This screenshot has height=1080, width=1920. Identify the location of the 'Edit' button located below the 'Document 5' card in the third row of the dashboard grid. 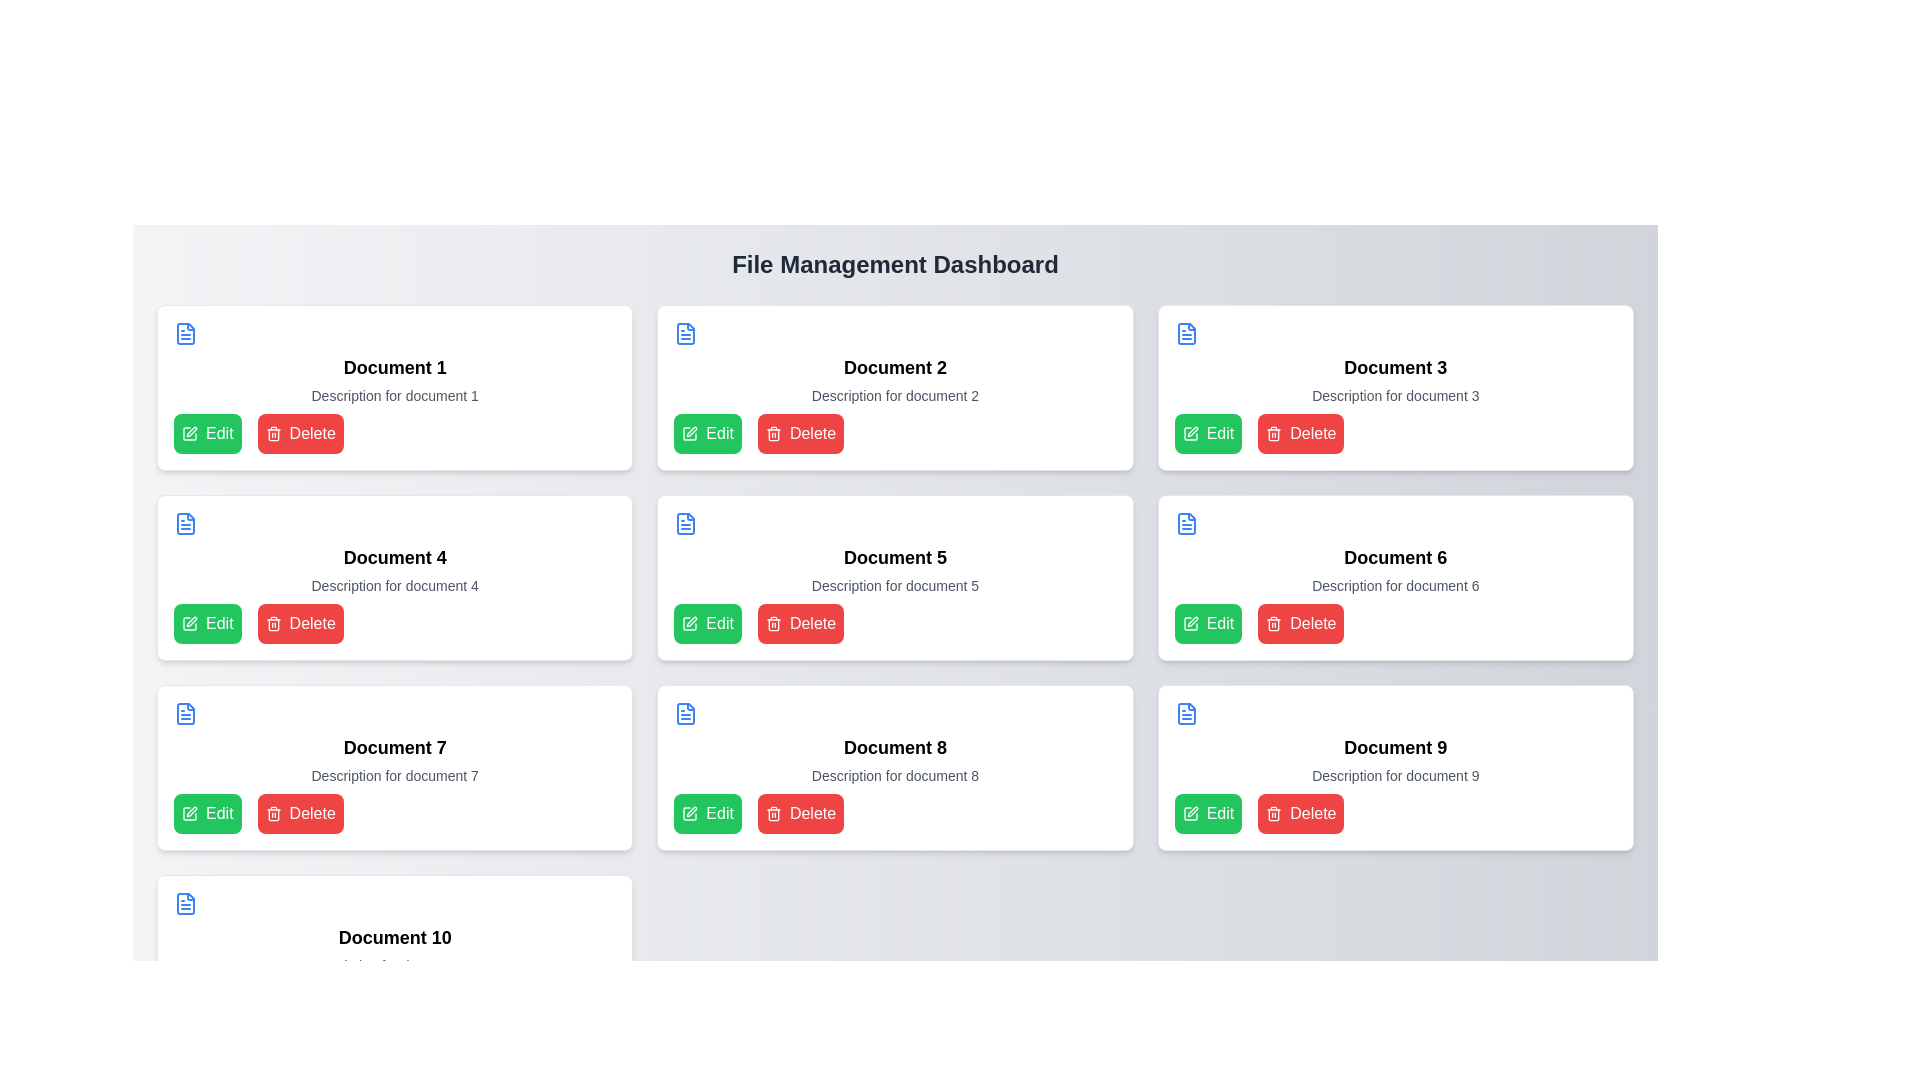
(708, 623).